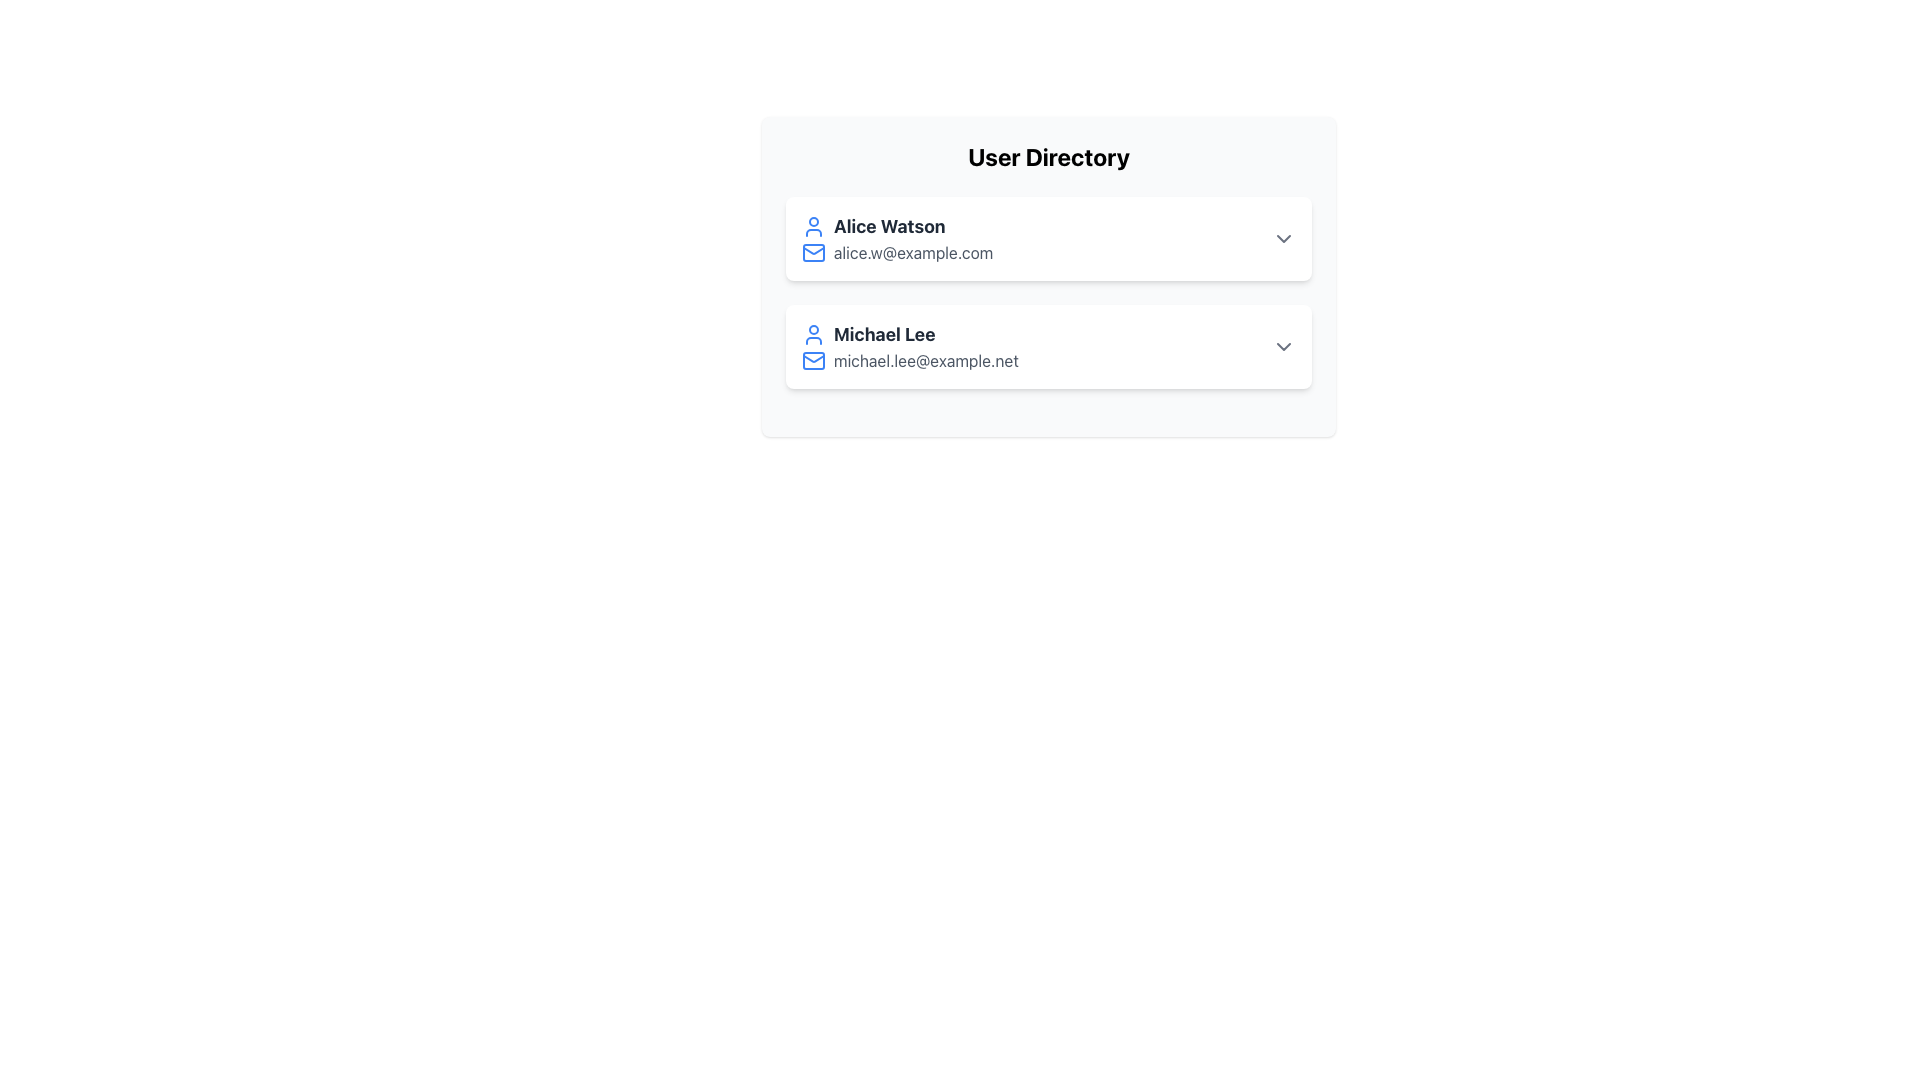  What do you see at coordinates (814, 252) in the screenshot?
I see `the mail icon styled as an outlined envelope with a blue color scheme, which is positioned next to the email address 'alice.w@example.com' for Alice Watson` at bounding box center [814, 252].